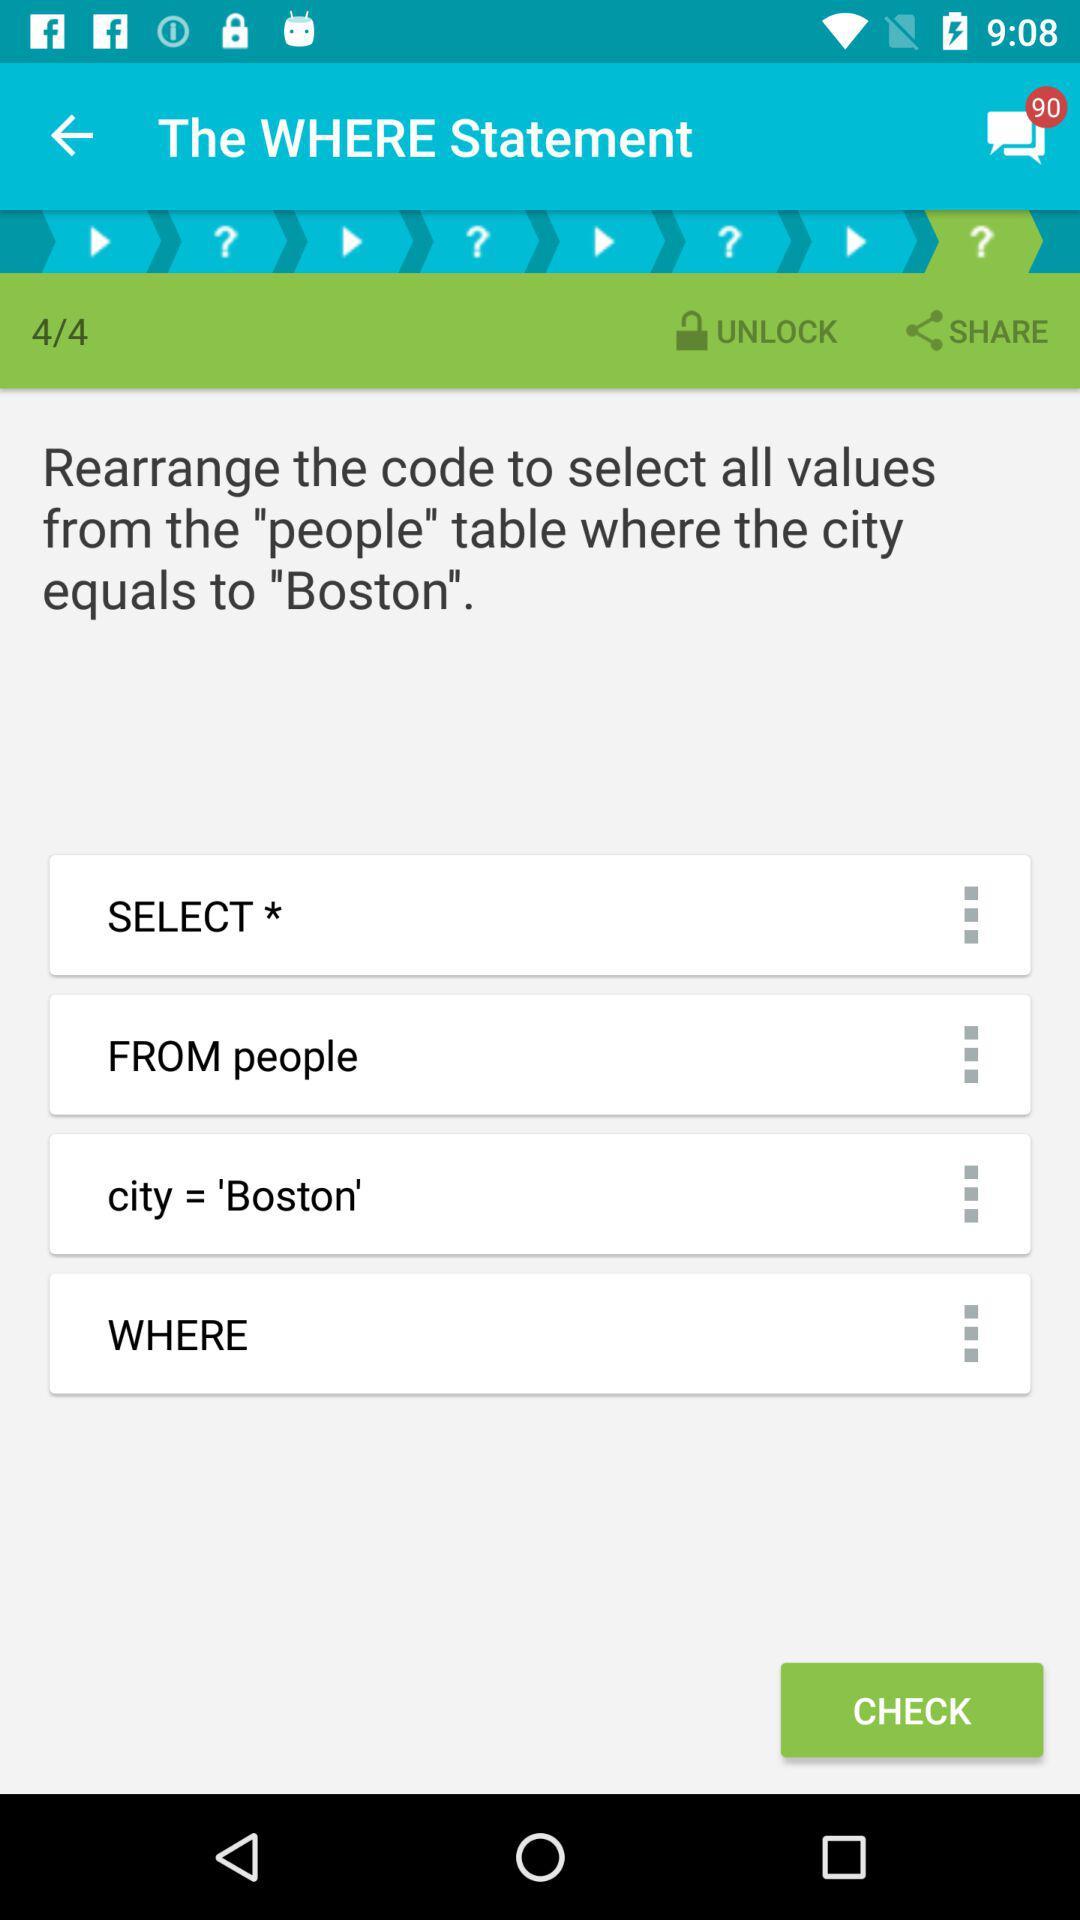 The image size is (1080, 1920). What do you see at coordinates (72, 135) in the screenshot?
I see `item next to the where statement` at bounding box center [72, 135].